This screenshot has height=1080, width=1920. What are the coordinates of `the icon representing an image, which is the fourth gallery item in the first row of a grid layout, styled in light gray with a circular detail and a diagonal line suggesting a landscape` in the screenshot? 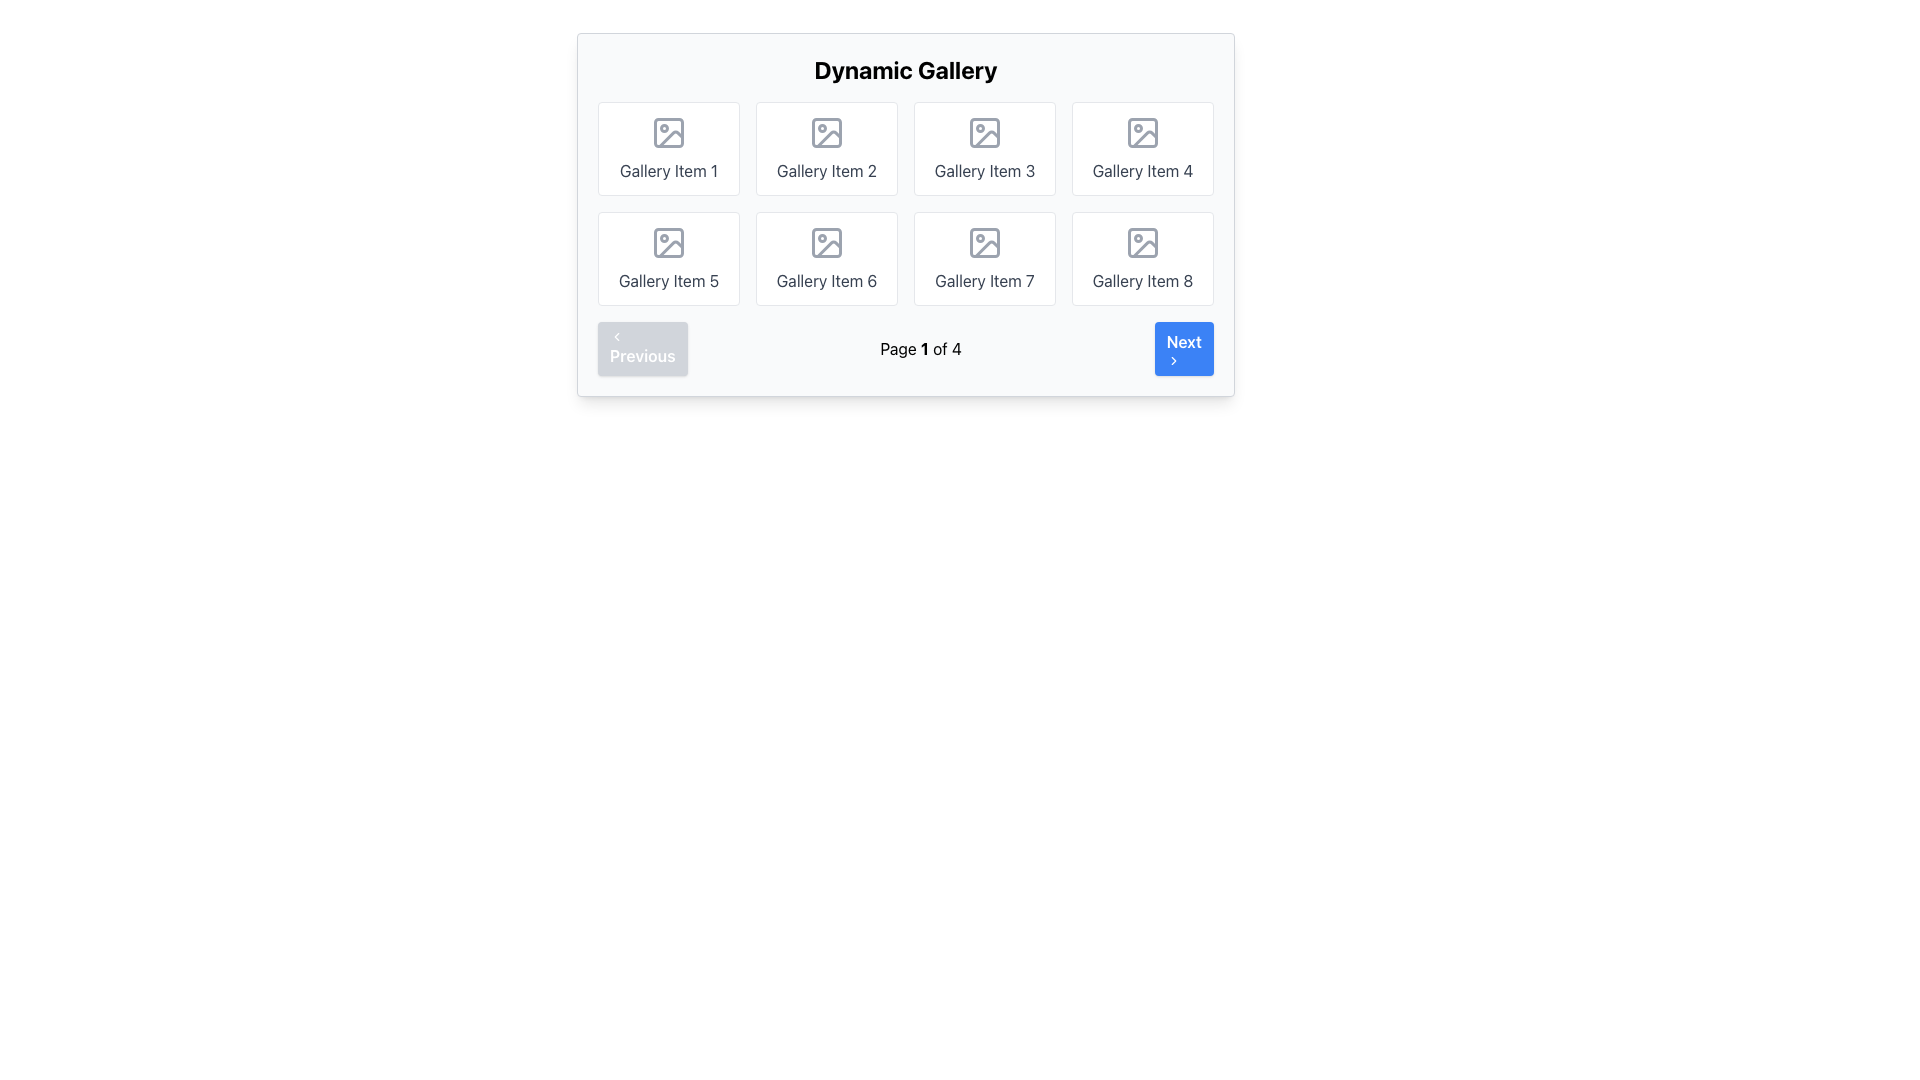 It's located at (1142, 132).